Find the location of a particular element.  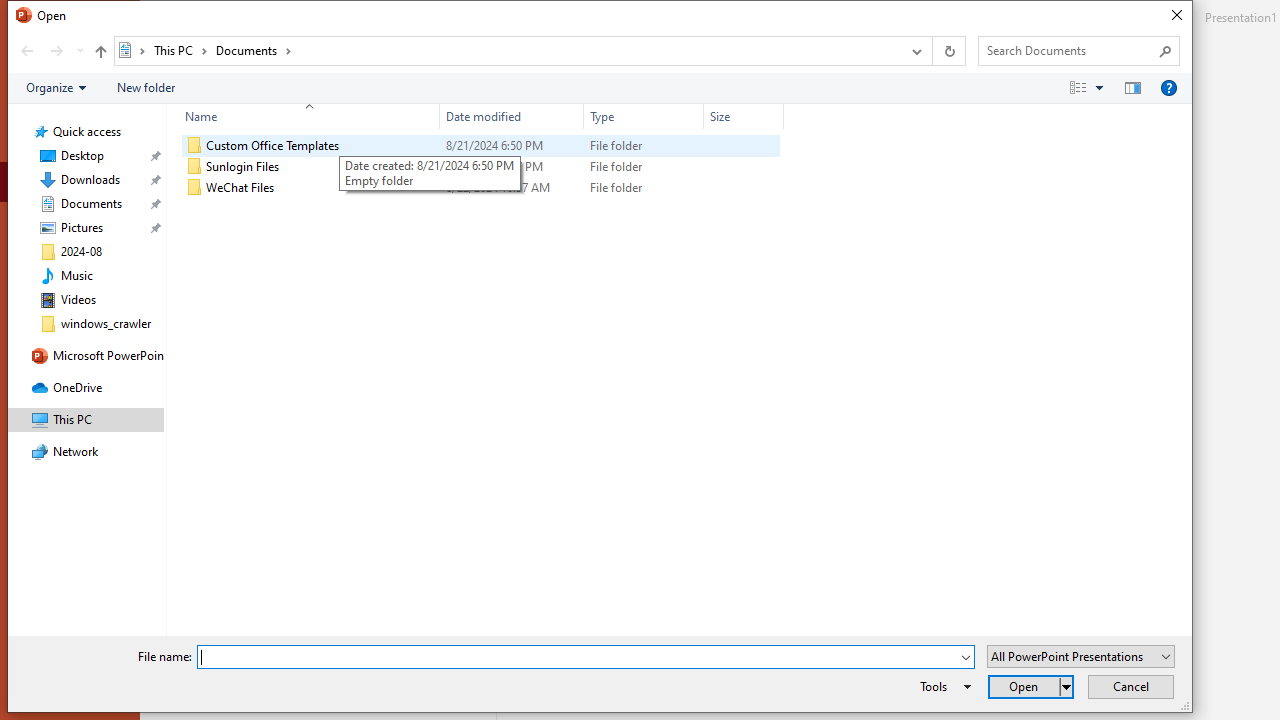

'Files of type:' is located at coordinates (1079, 656).